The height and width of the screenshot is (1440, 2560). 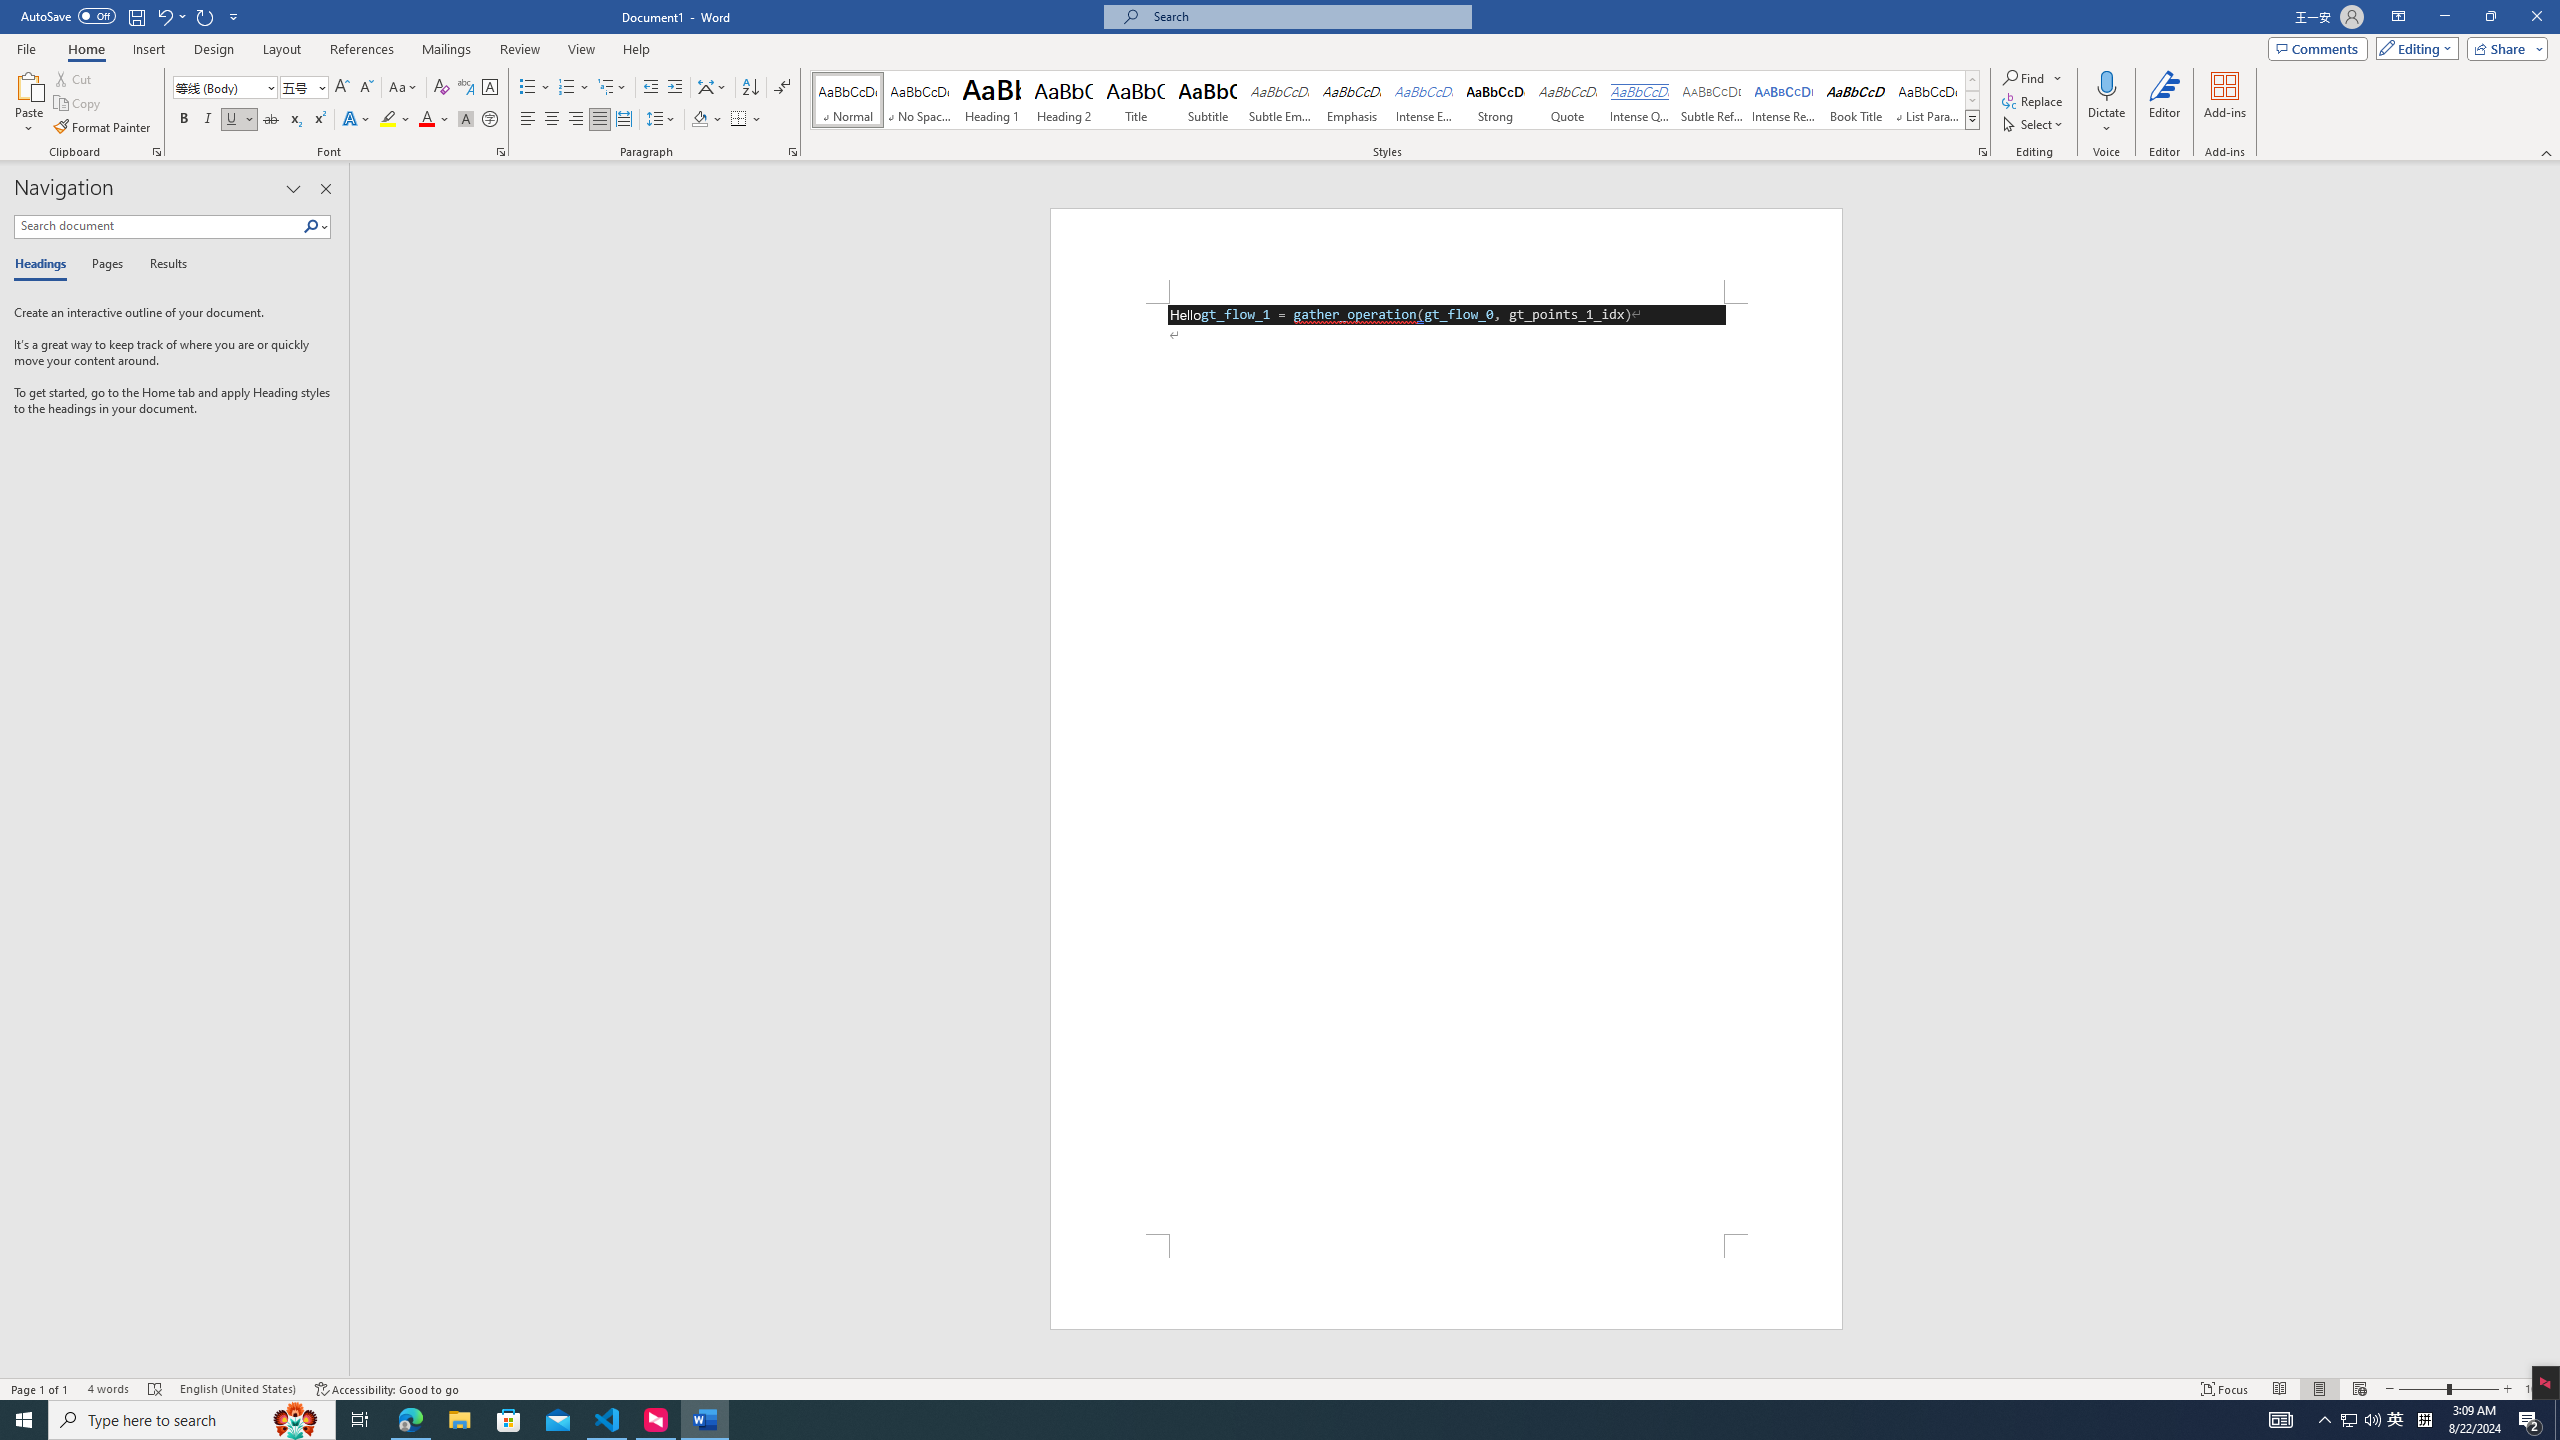 I want to click on 'Subtitle', so click(x=1207, y=99).